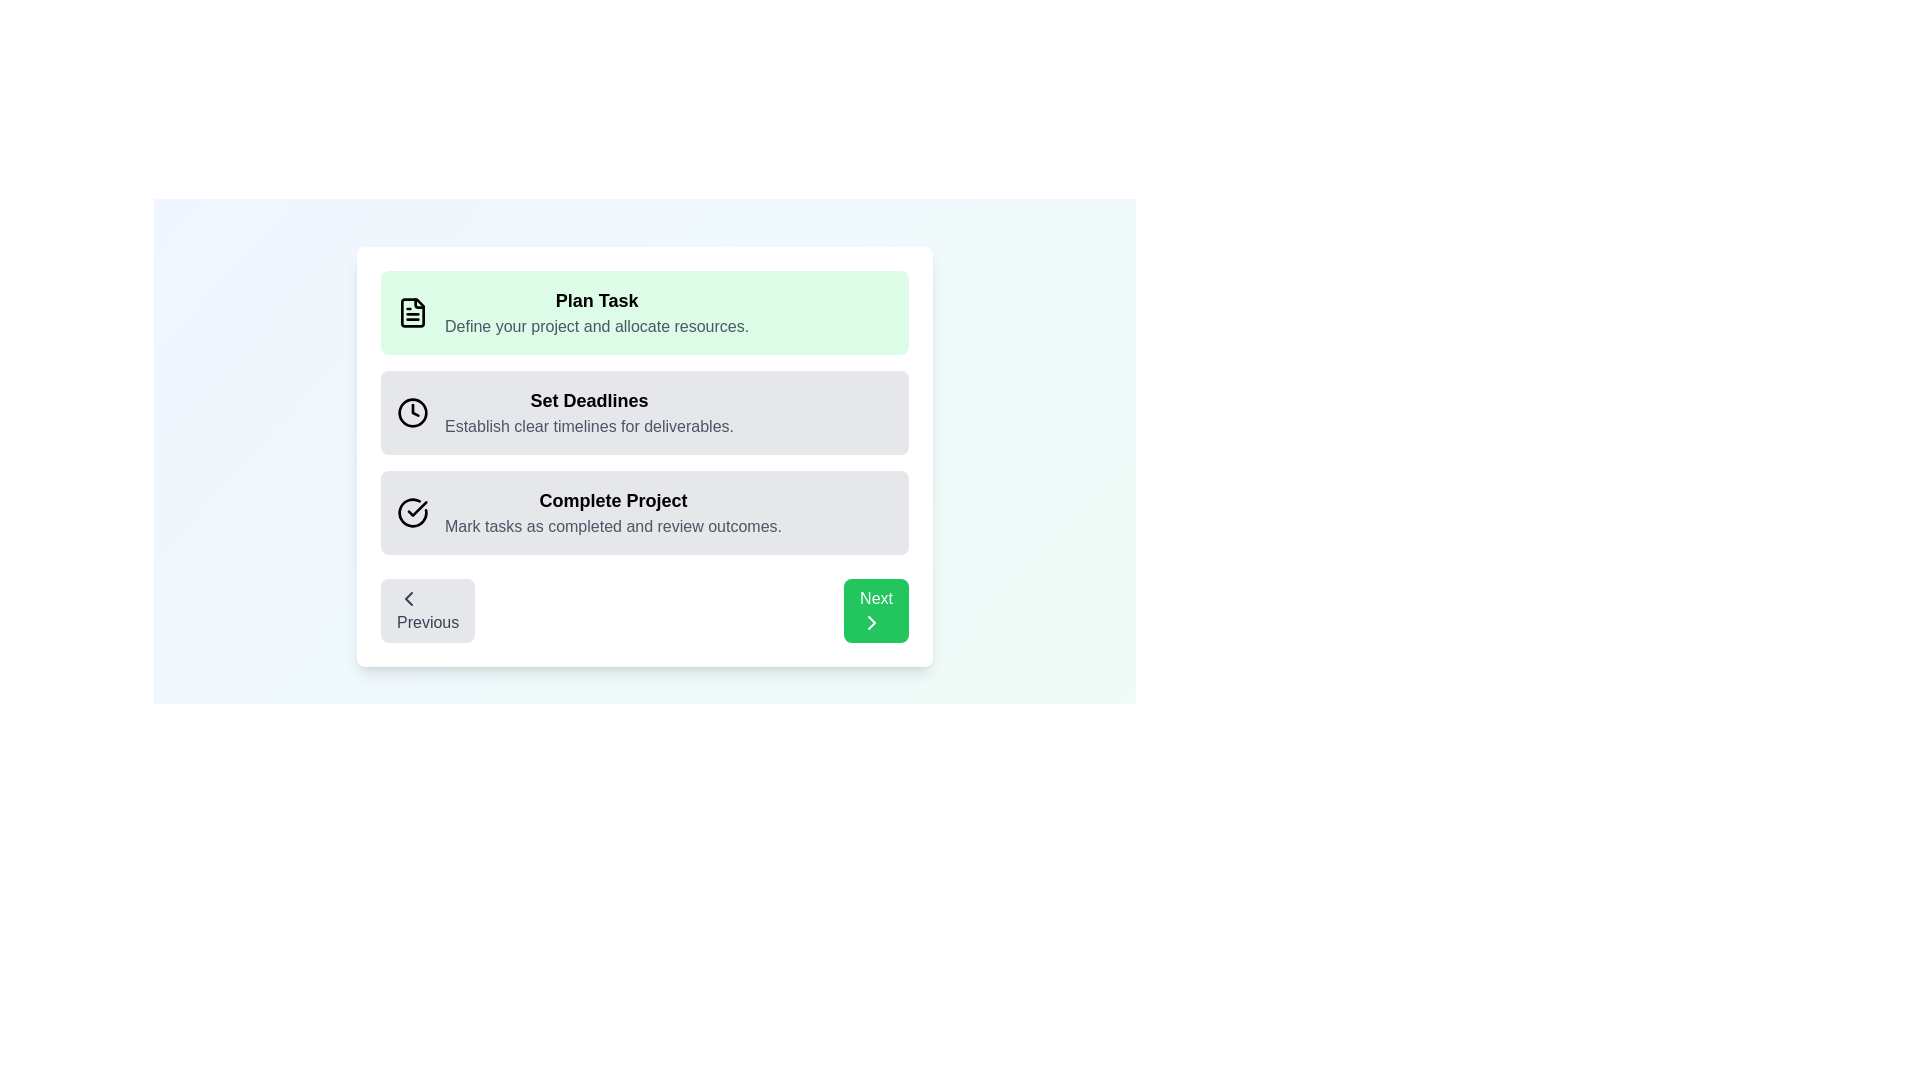  What do you see at coordinates (876, 609) in the screenshot?
I see `the Next button to navigate through the steps` at bounding box center [876, 609].